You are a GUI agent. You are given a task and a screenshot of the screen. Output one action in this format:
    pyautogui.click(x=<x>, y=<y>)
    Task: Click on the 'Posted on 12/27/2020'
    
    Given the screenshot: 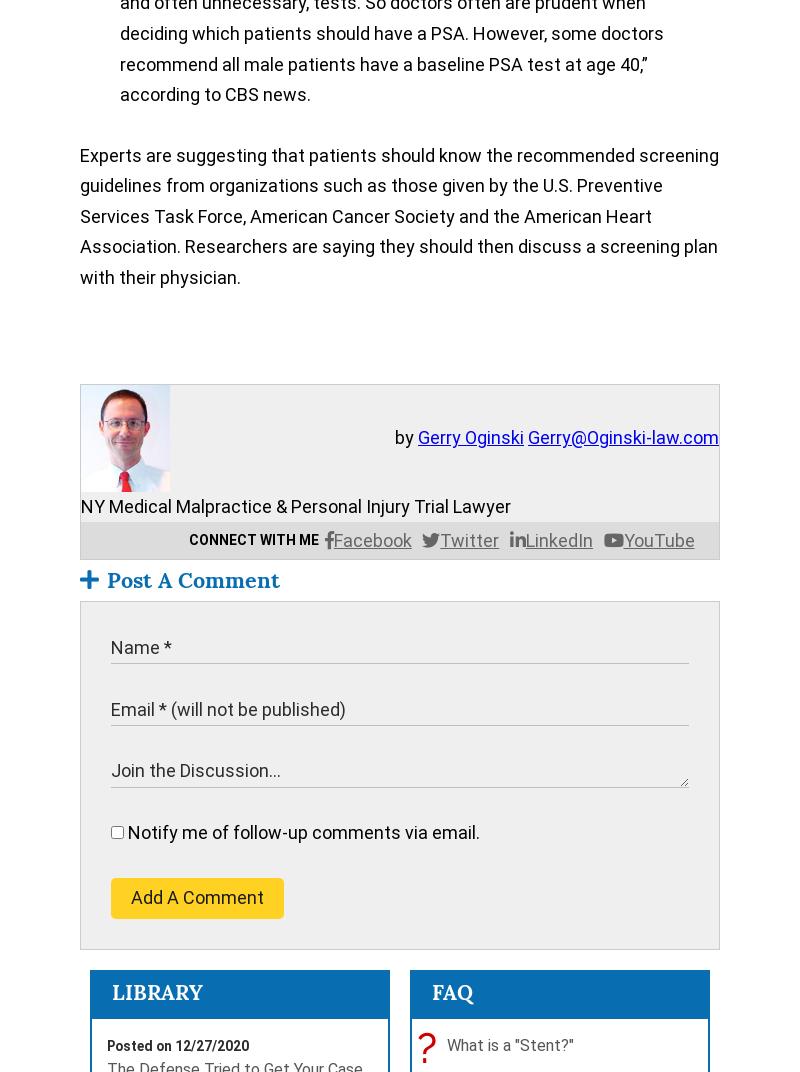 What is the action you would take?
    pyautogui.click(x=105, y=1044)
    